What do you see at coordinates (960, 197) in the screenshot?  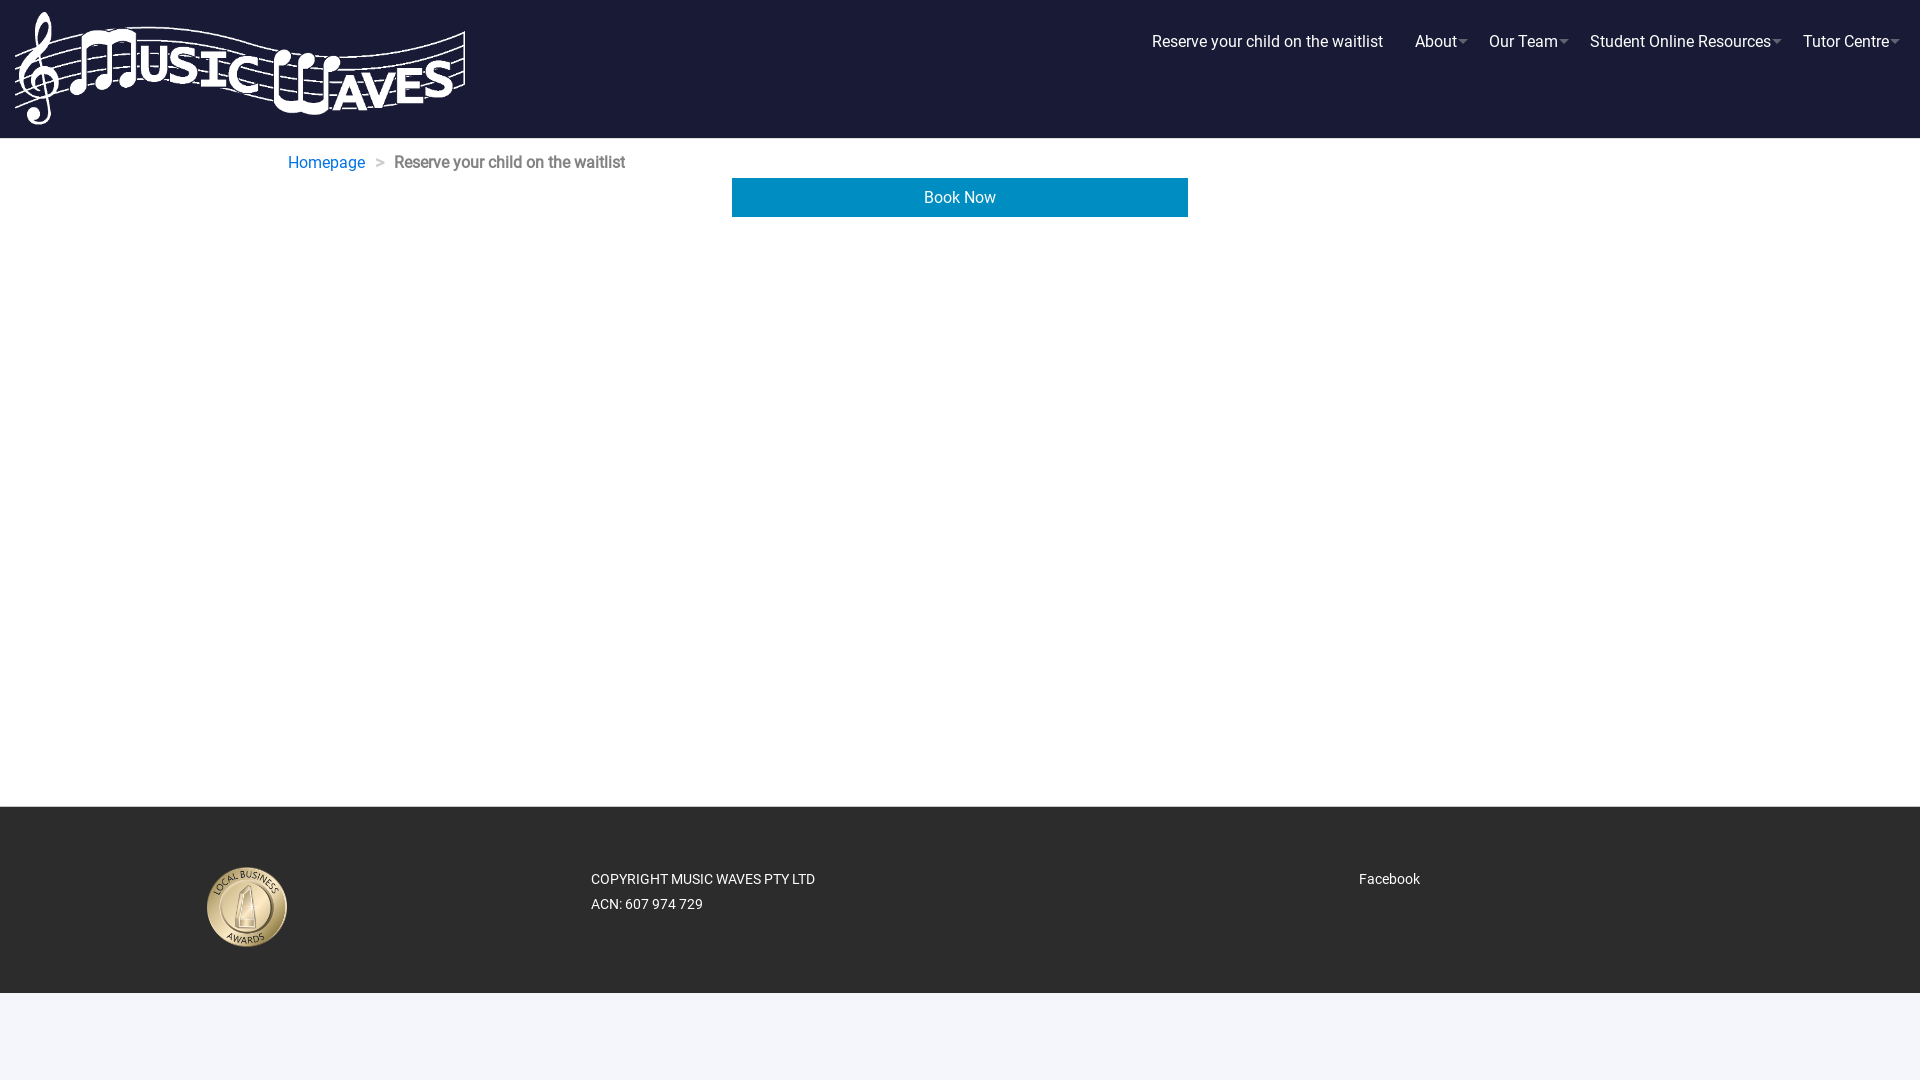 I see `'Book Now'` at bounding box center [960, 197].